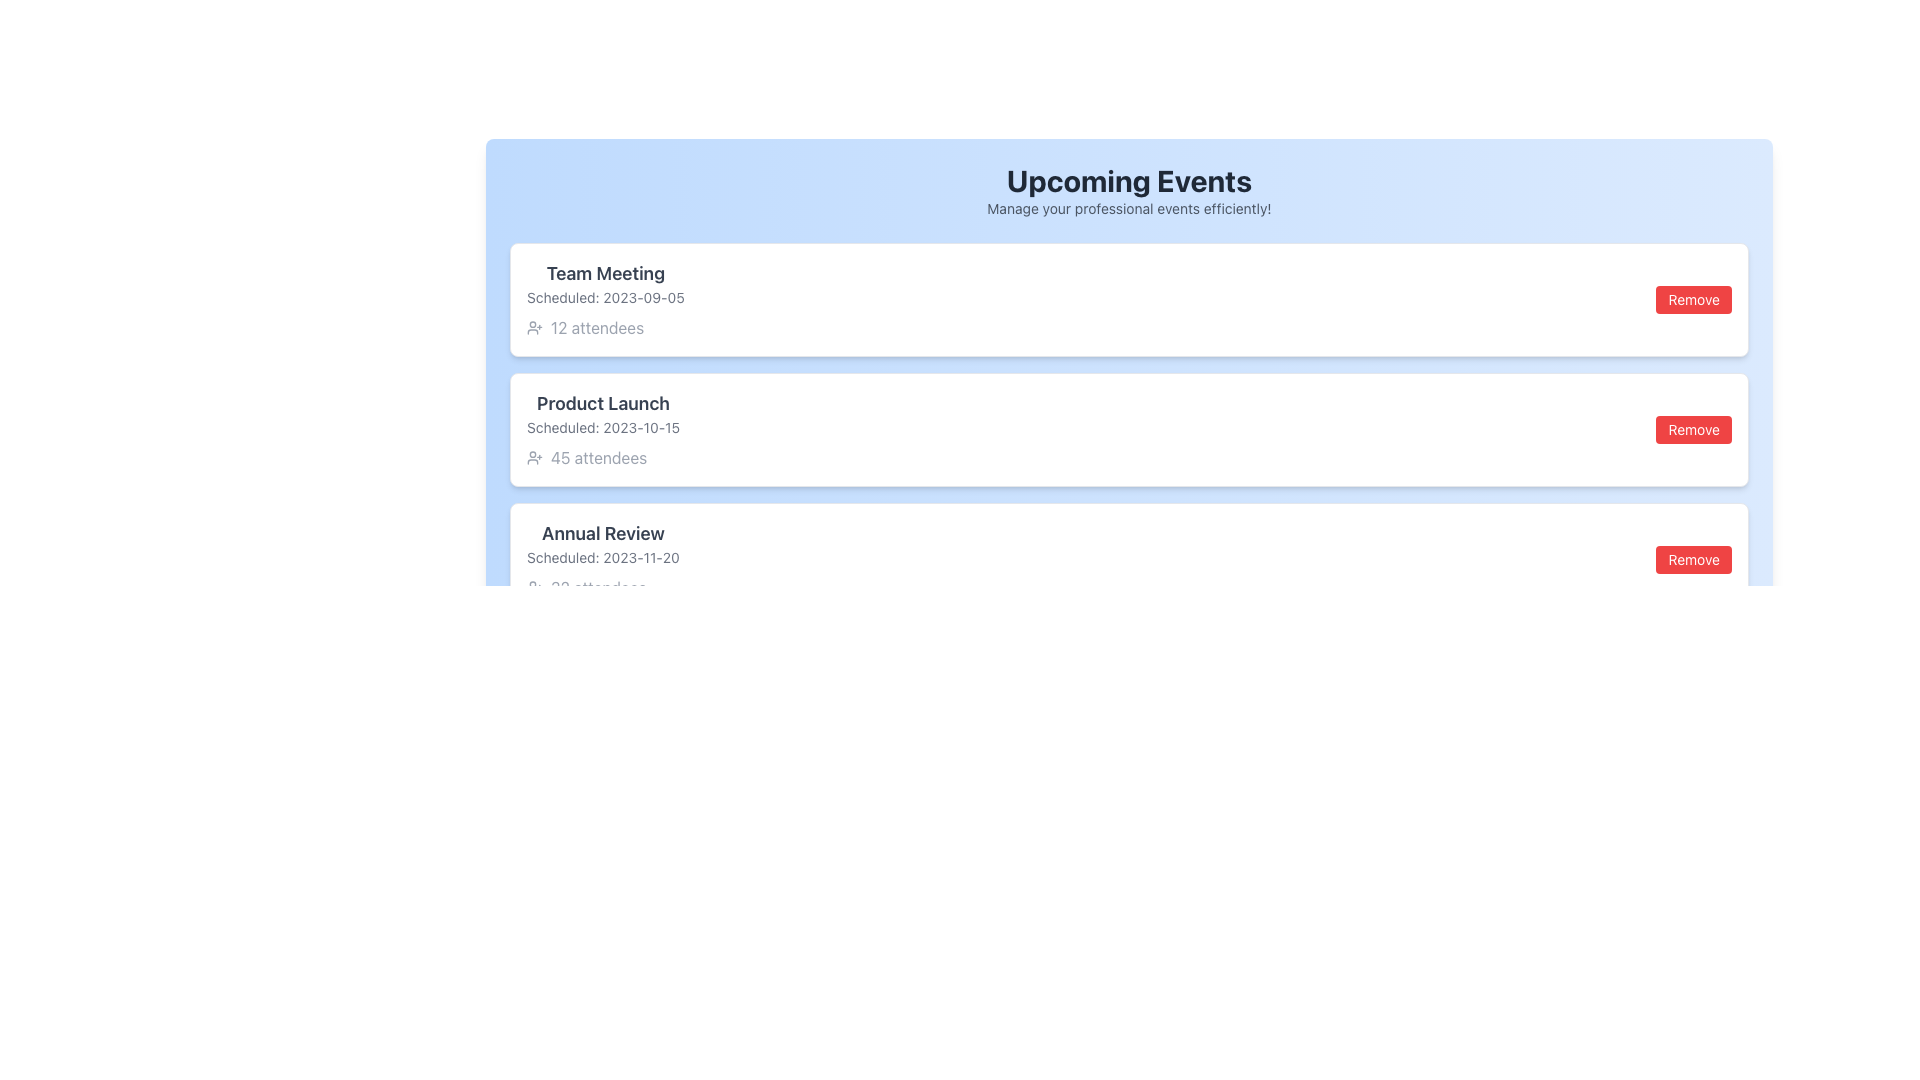 The height and width of the screenshot is (1080, 1920). Describe the element at coordinates (1129, 181) in the screenshot. I see `the text element displaying 'Upcoming Events' which is located at the top-center of the interface, in a large, bold font against a light blue background` at that location.